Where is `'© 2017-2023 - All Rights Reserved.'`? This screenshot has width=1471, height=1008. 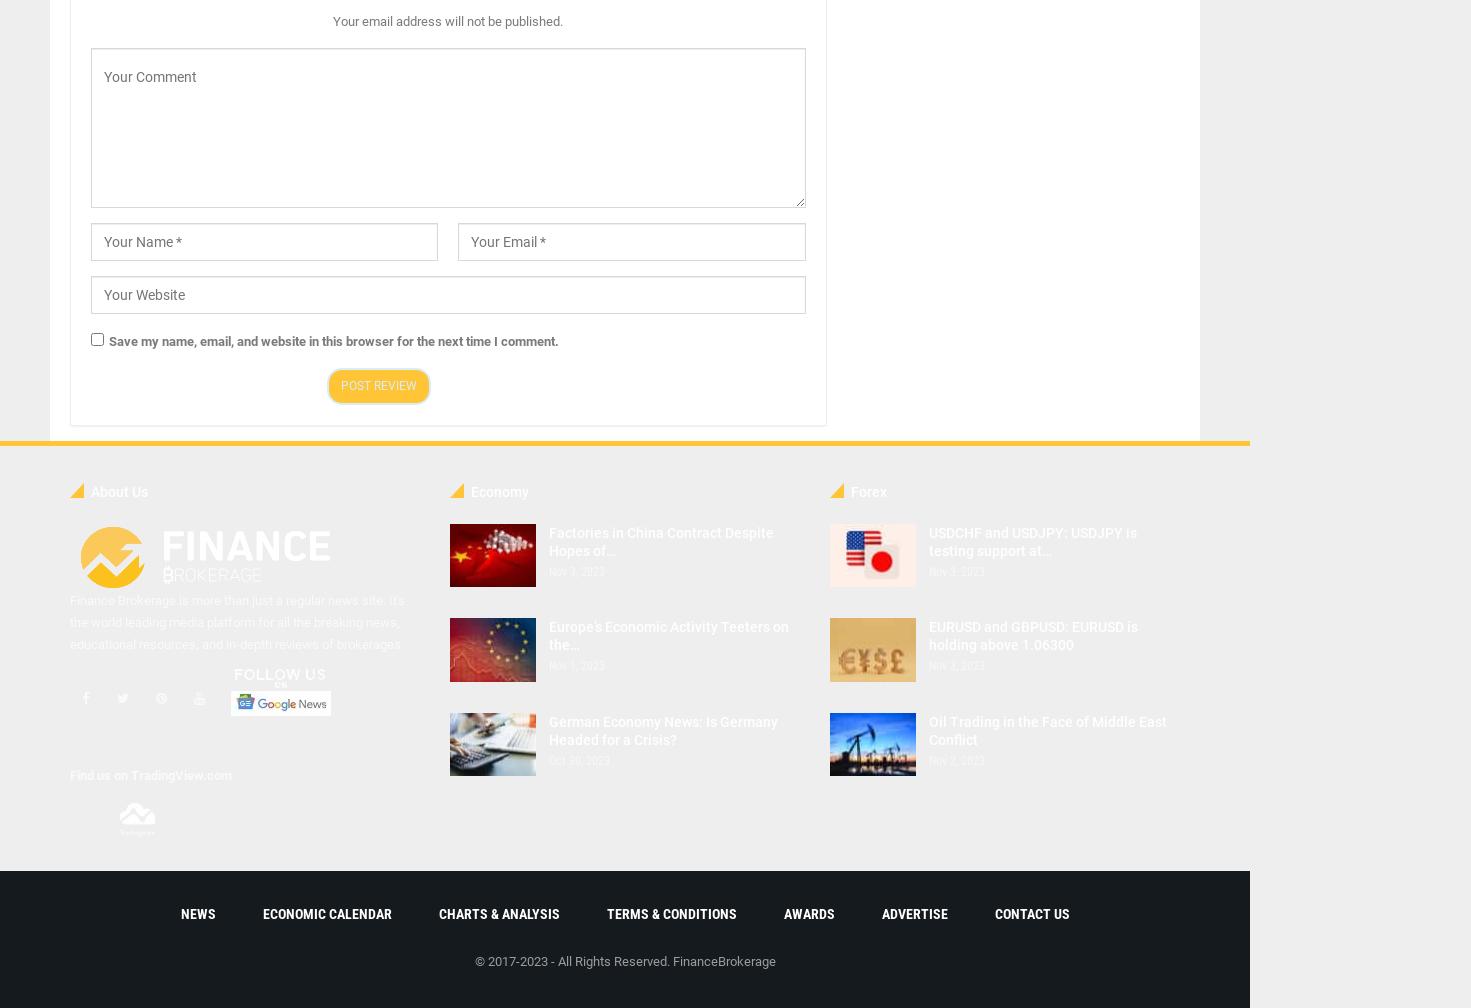 '© 2017-2023 - All Rights Reserved.' is located at coordinates (571, 961).